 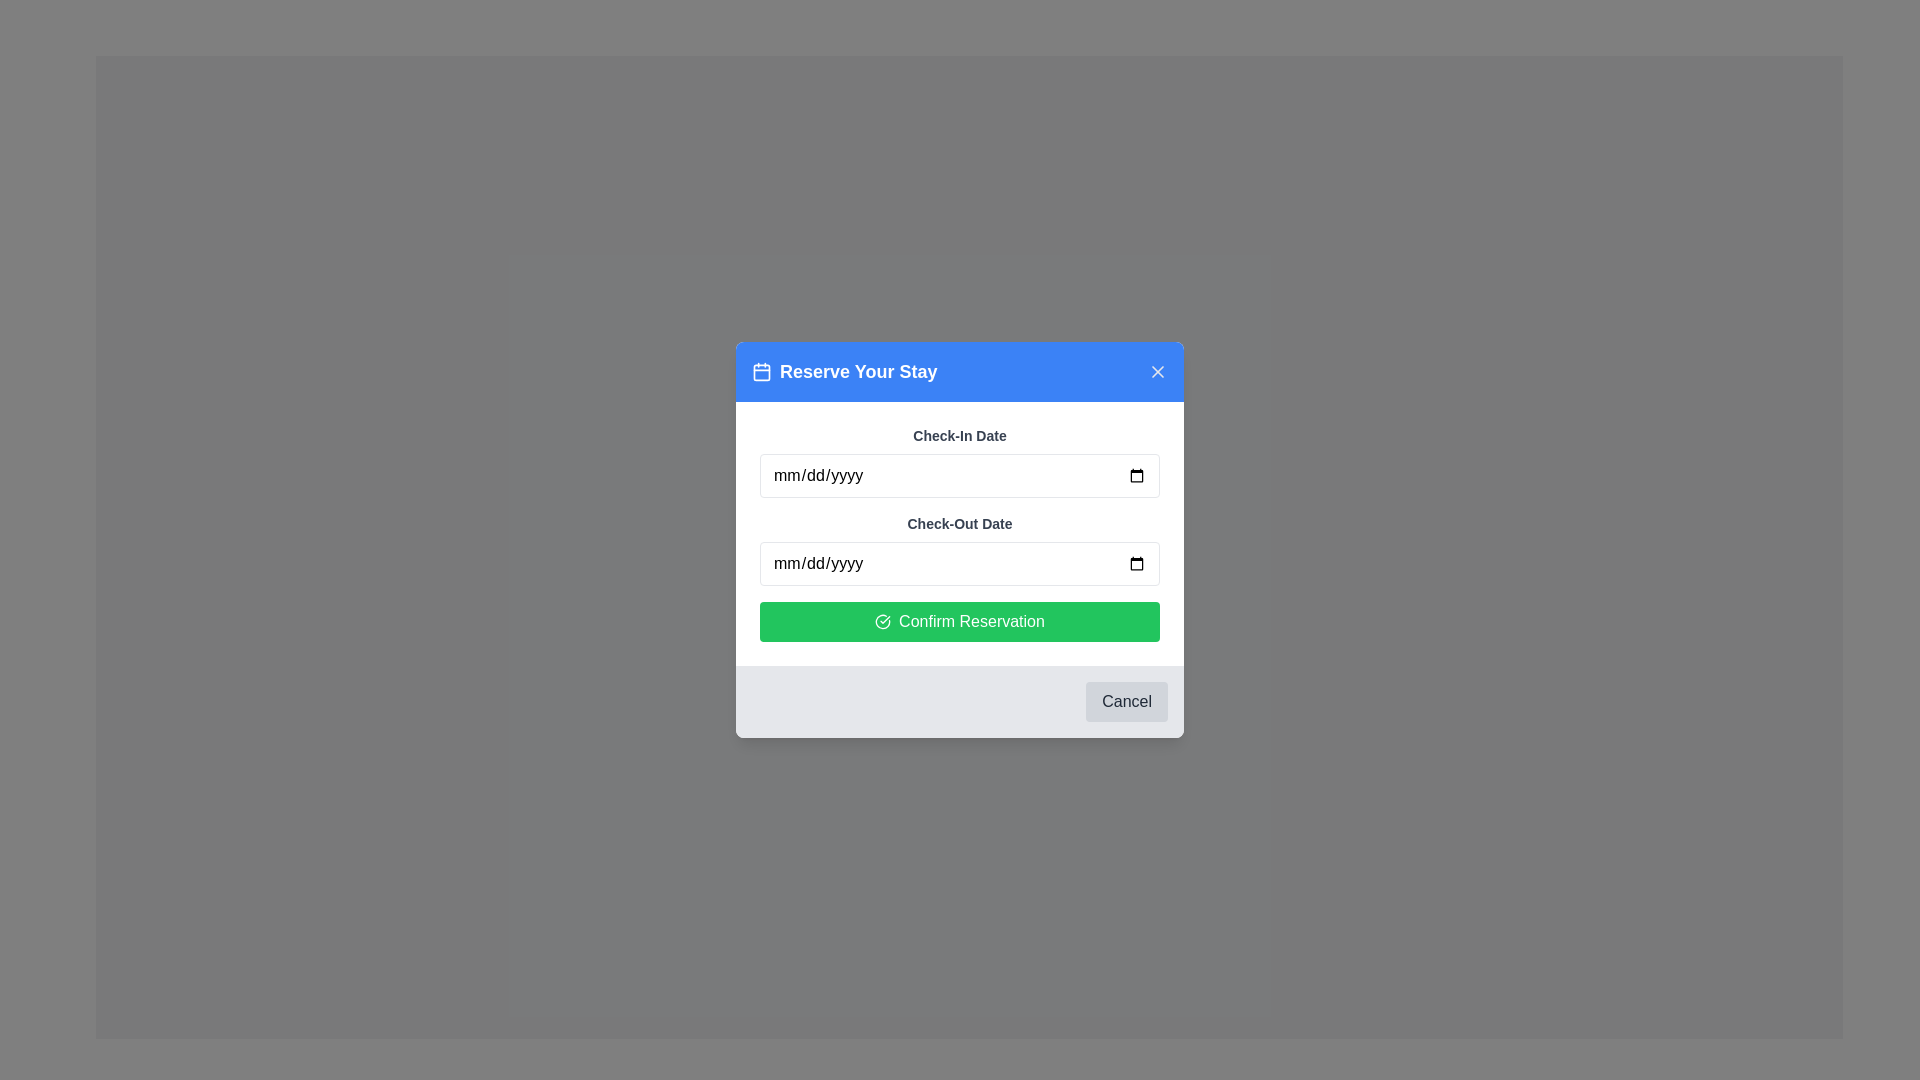 I want to click on the text input fields within the reservation form located centrally on the page to set the check-in and check-out dates, so click(x=960, y=540).